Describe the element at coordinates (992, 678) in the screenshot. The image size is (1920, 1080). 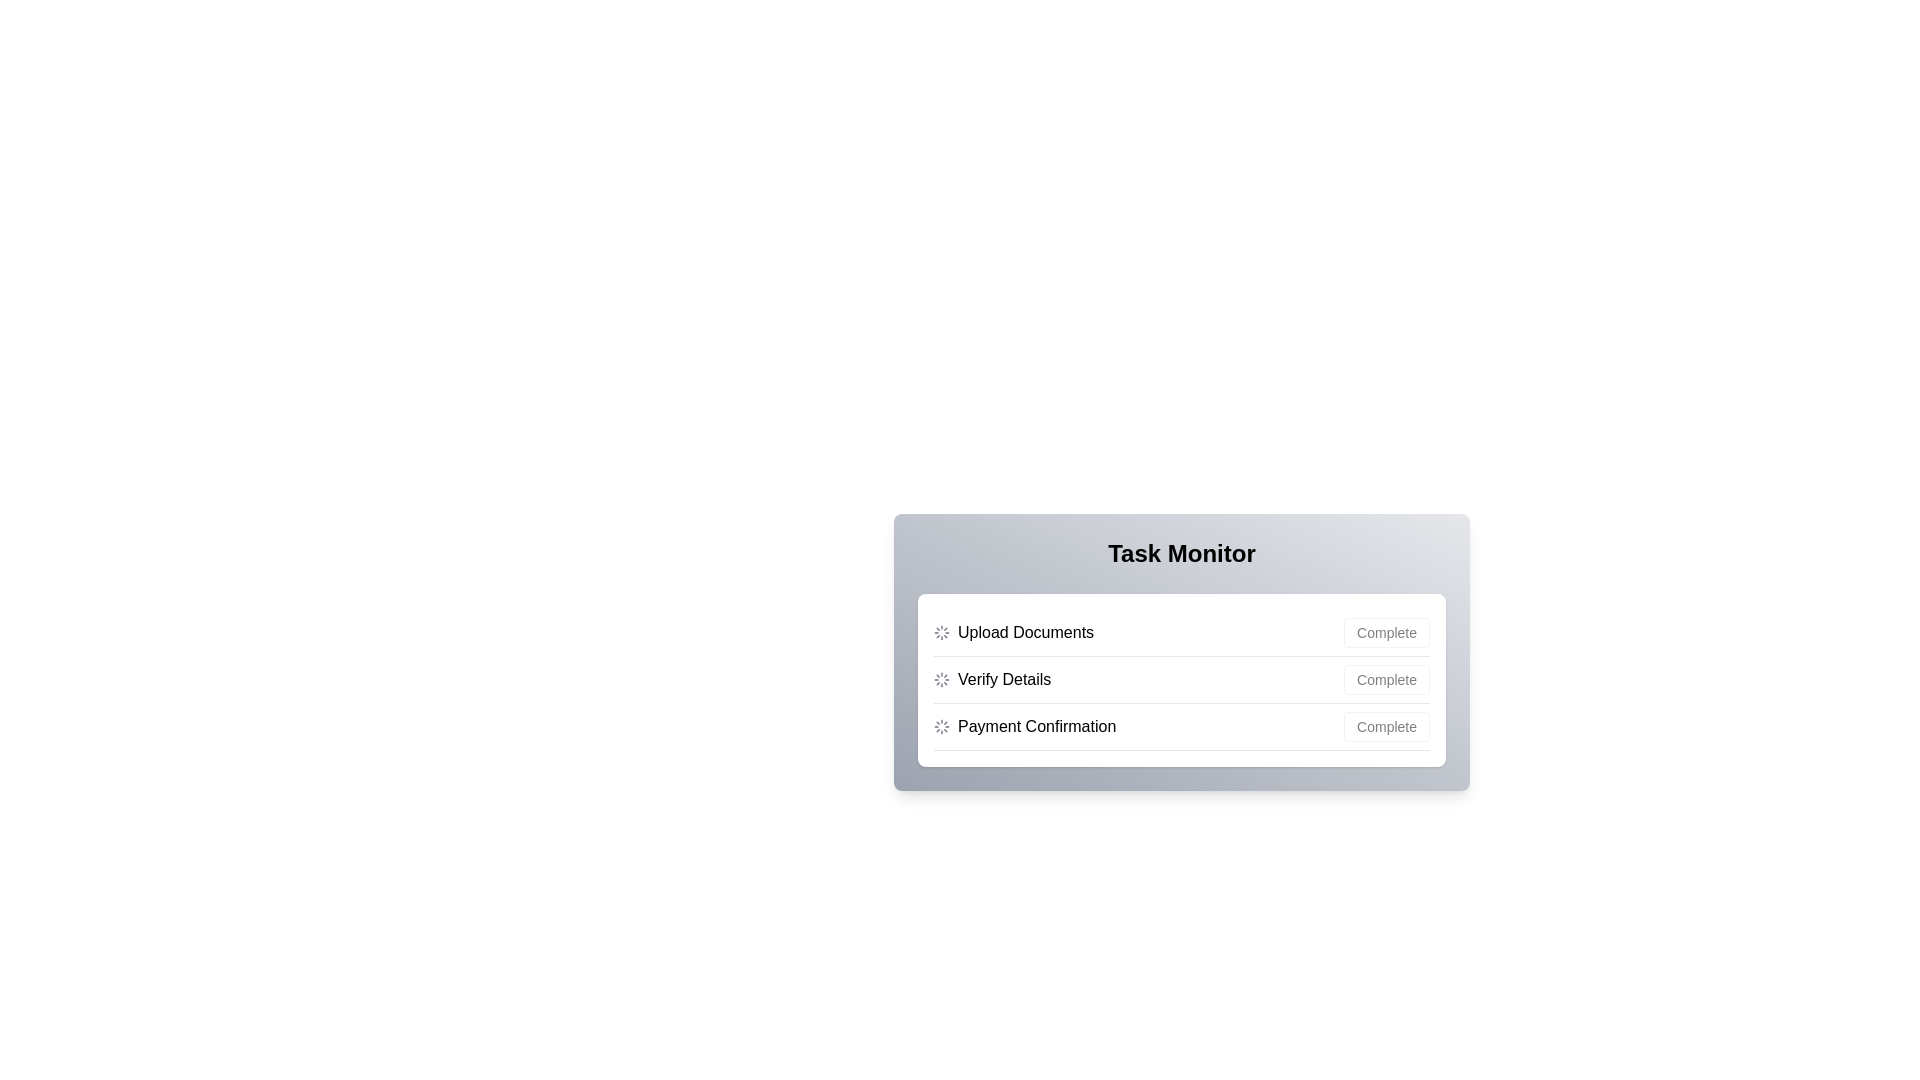
I see `the spinner icon in the 'Verify Details' list item located in the 'Task Monitor' interface, which is the second item in a vertical list under 'Upload Documents'` at that location.